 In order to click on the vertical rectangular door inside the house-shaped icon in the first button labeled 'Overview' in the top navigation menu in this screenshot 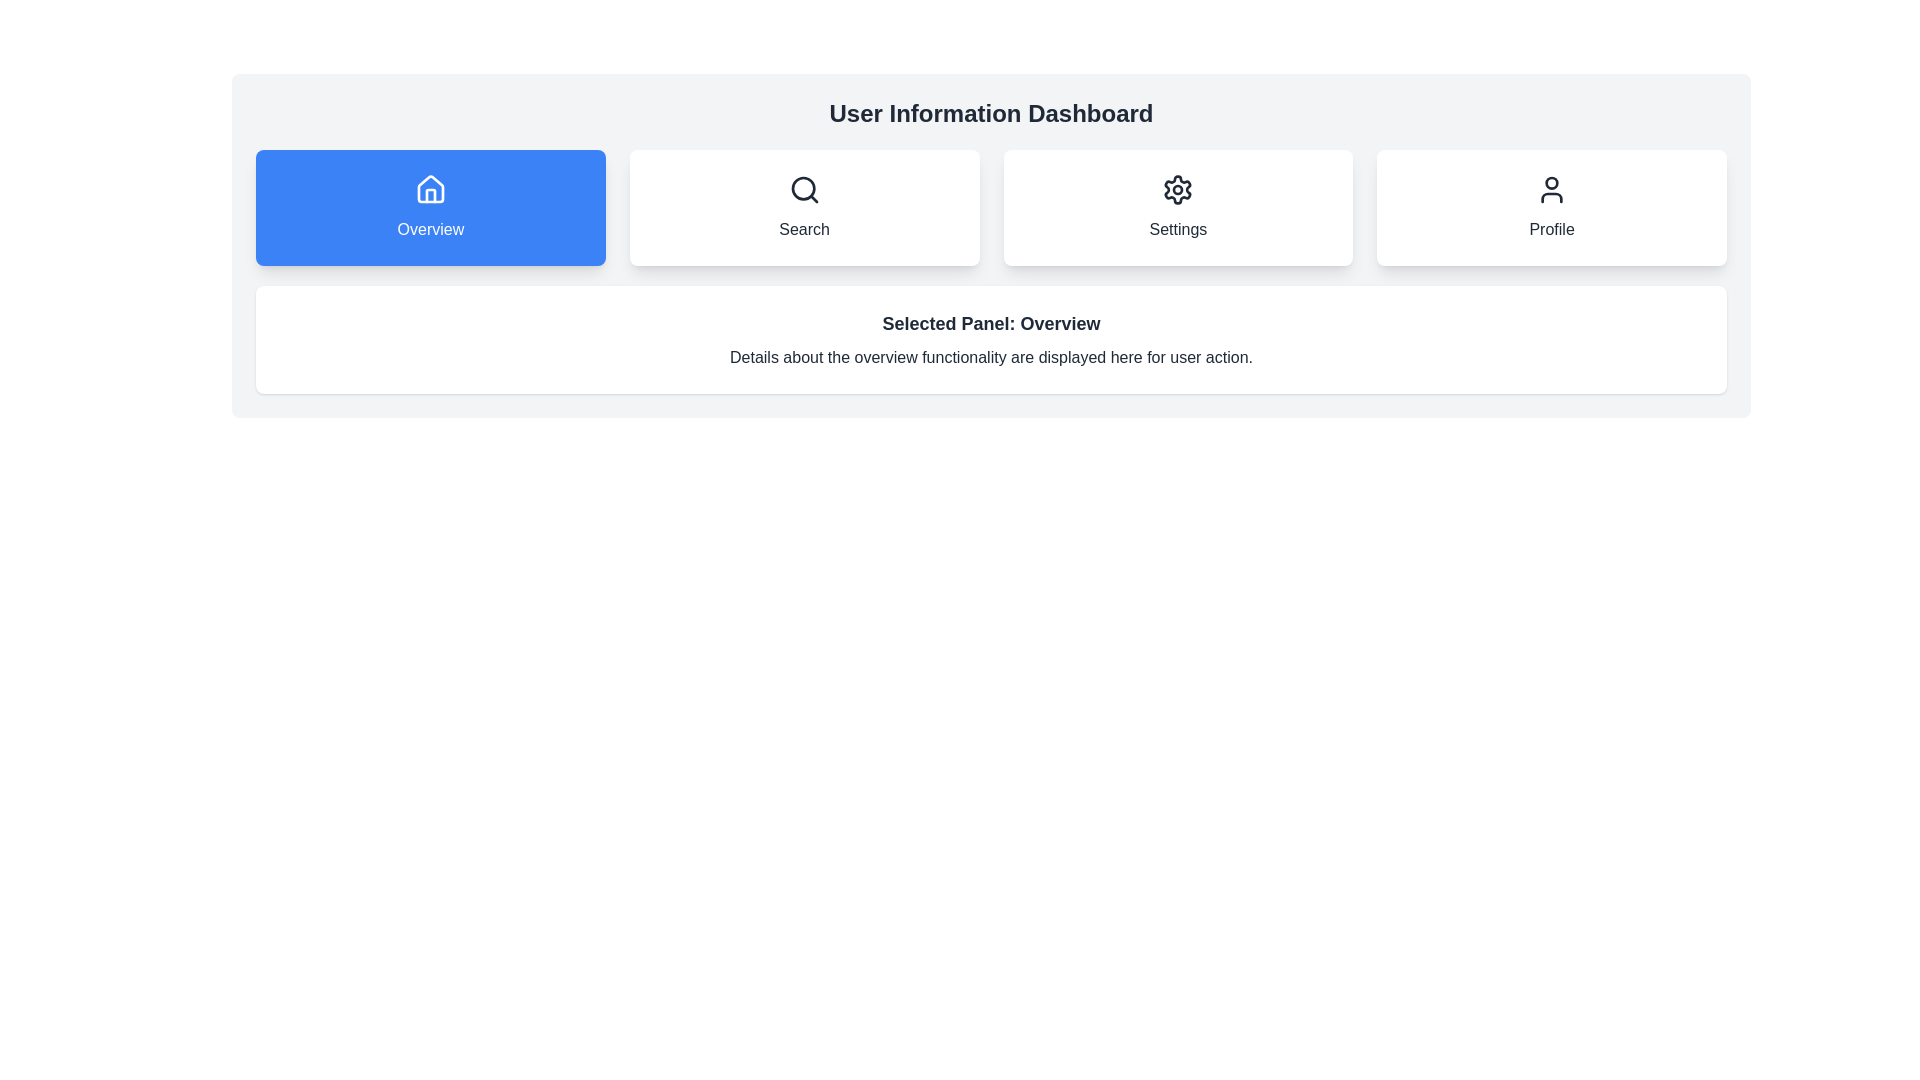, I will do `click(429, 196)`.